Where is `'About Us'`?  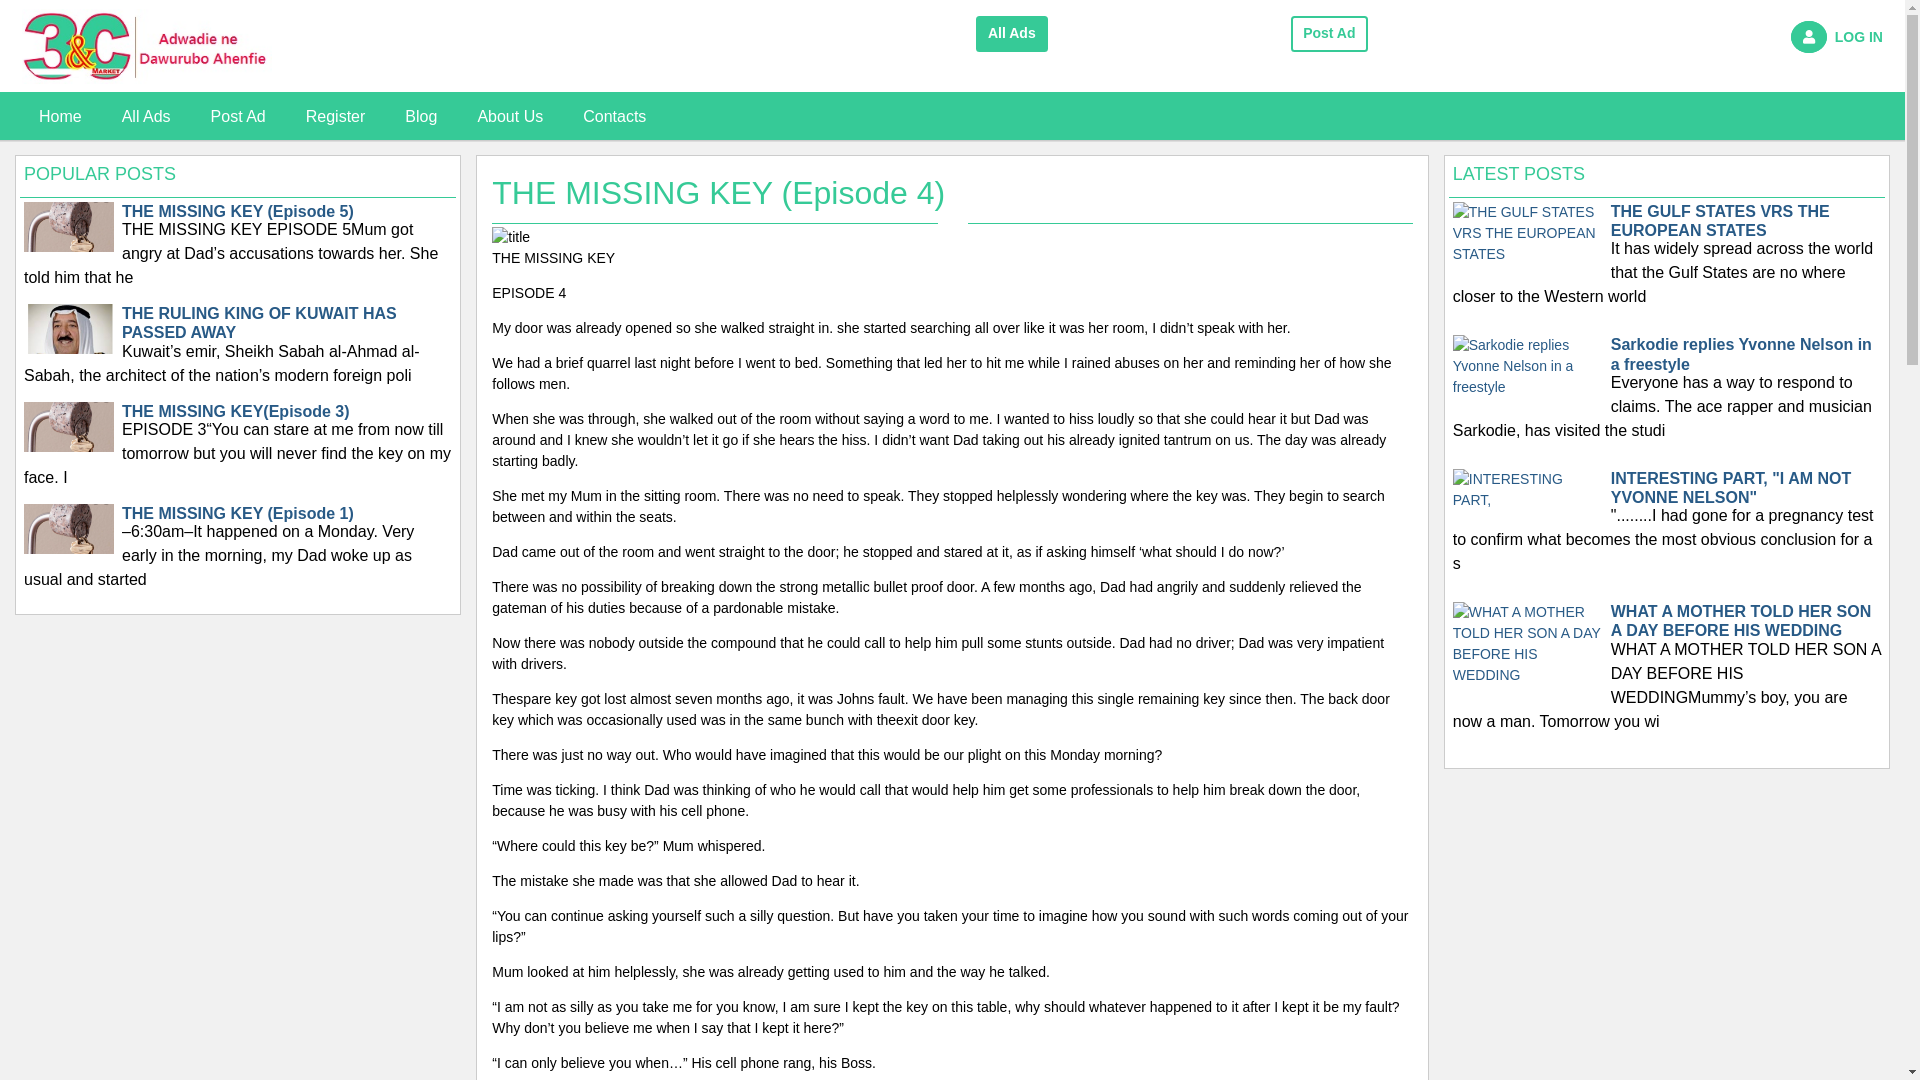 'About Us' is located at coordinates (455, 116).